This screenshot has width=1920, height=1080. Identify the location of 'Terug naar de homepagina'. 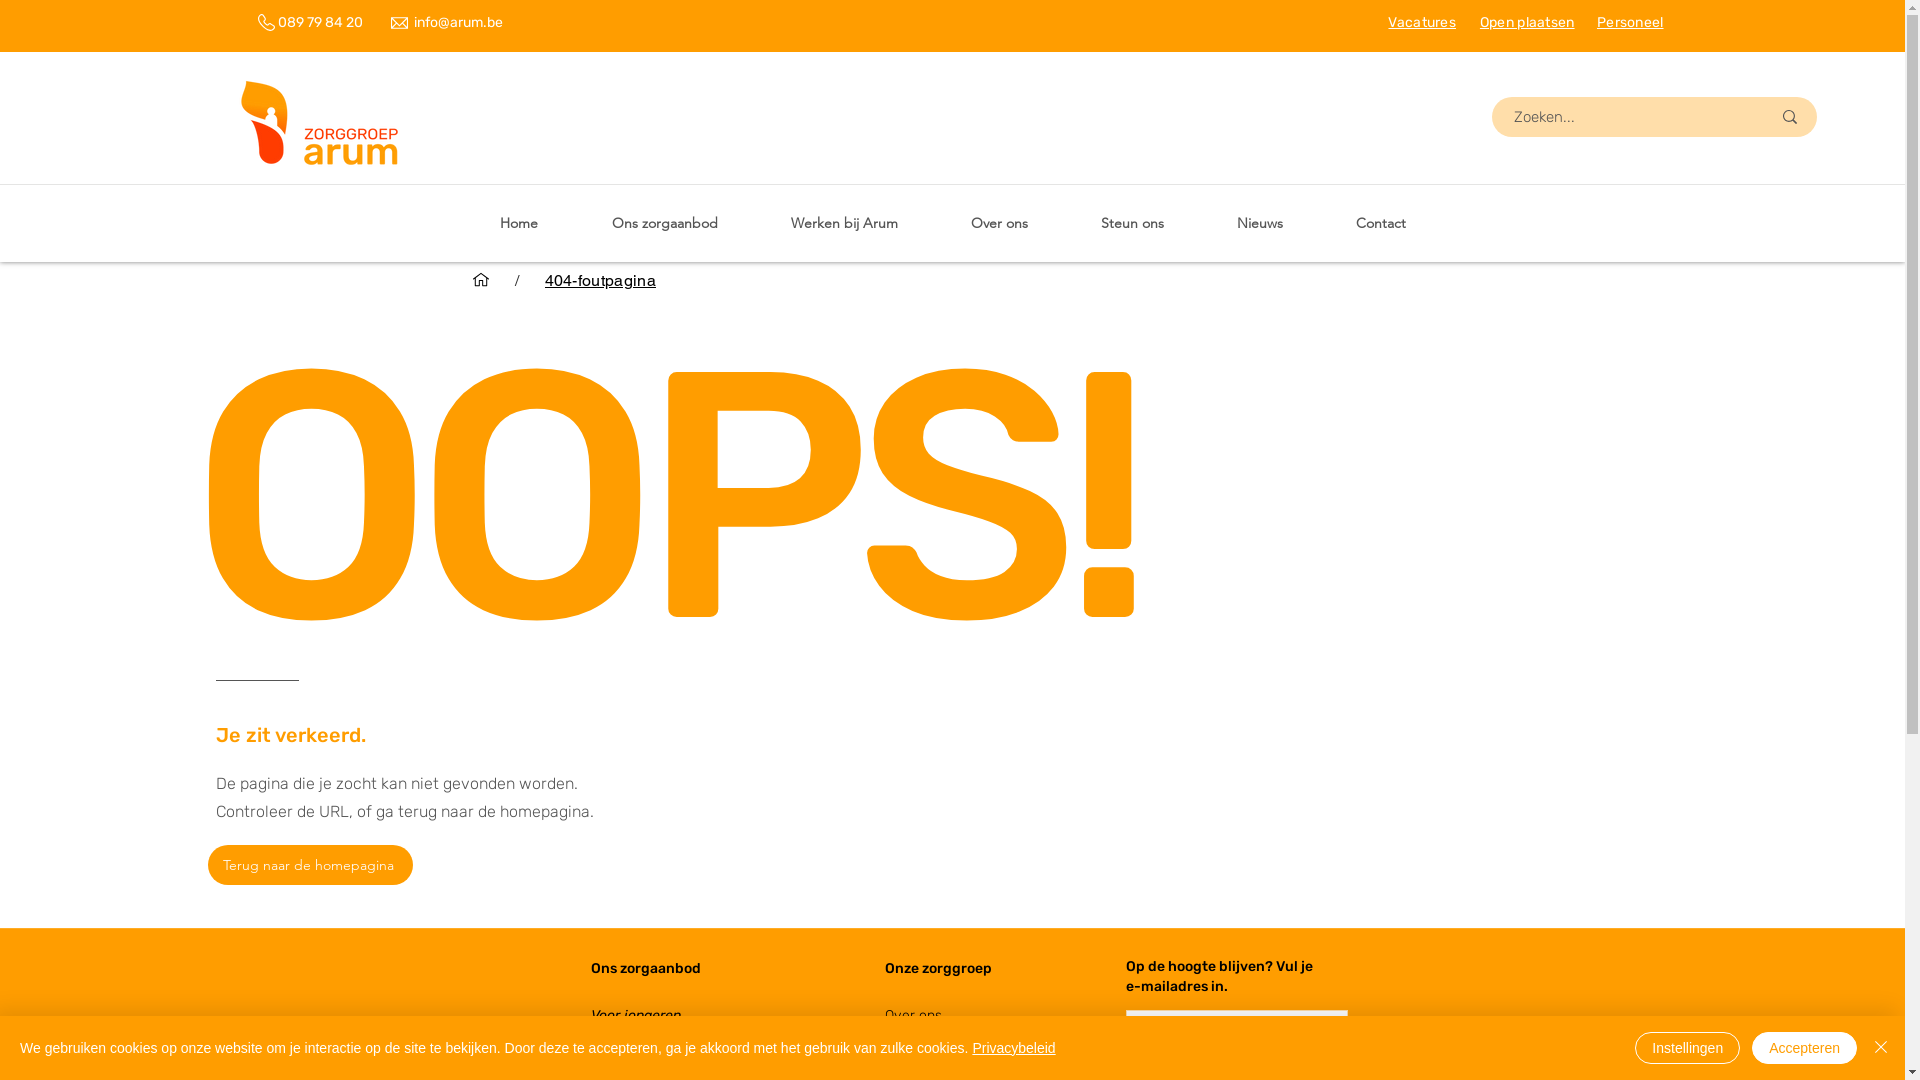
(207, 863).